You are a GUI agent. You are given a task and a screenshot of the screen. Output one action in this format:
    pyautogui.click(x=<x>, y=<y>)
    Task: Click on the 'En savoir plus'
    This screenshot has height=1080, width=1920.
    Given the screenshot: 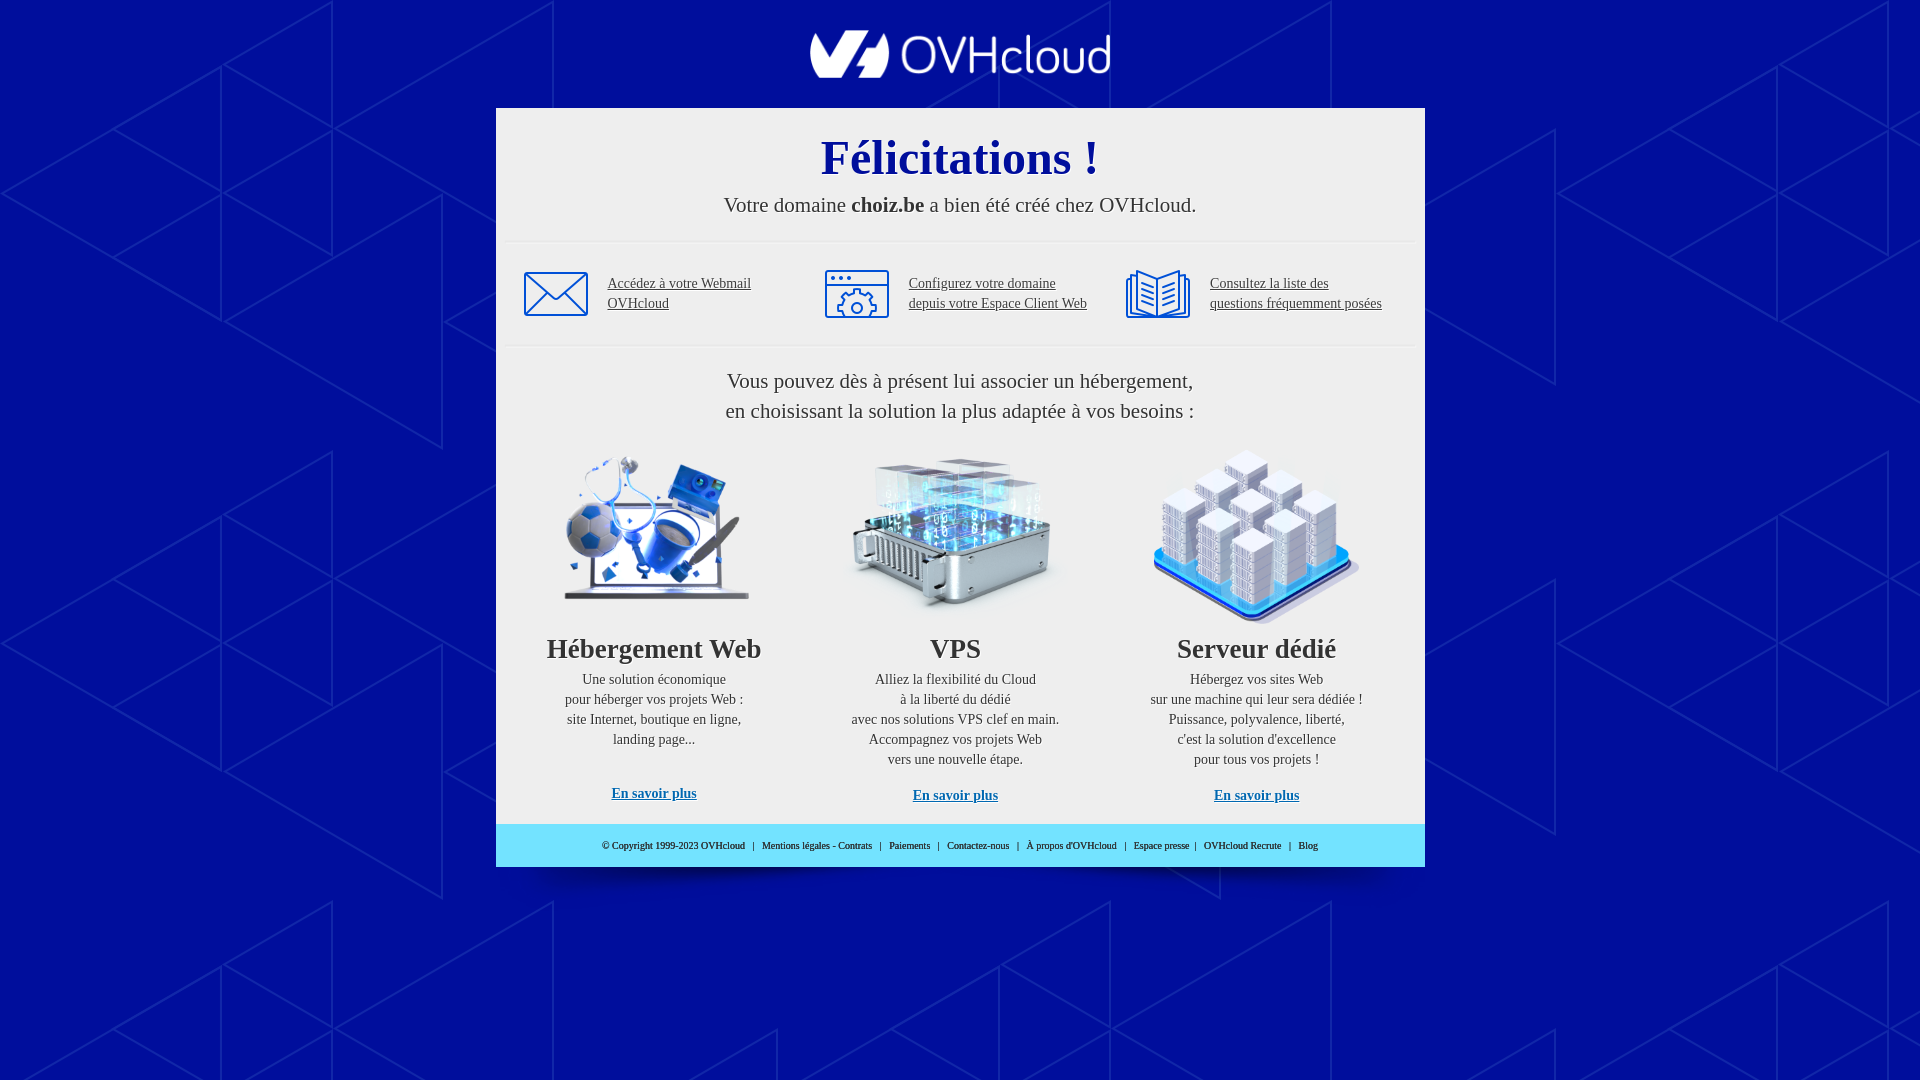 What is the action you would take?
    pyautogui.click(x=1255, y=794)
    